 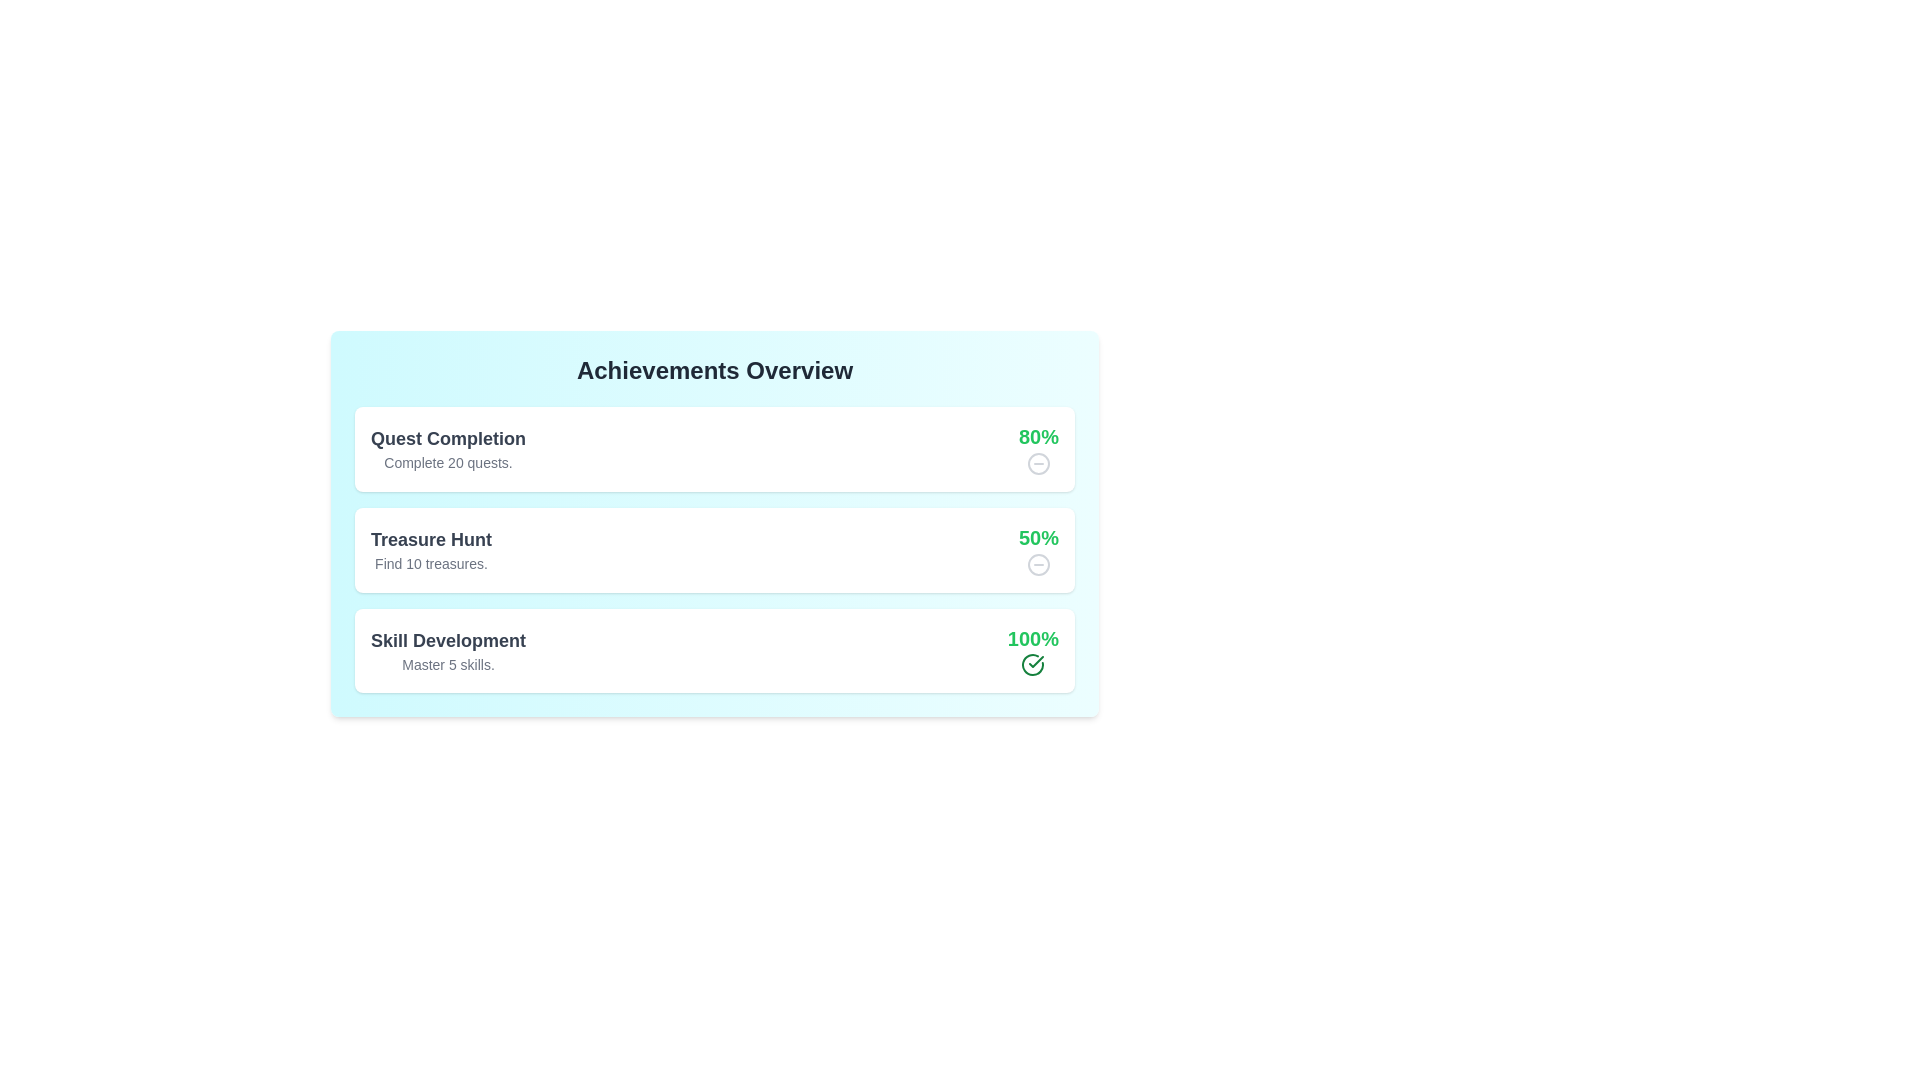 I want to click on text from the Text Block displaying 'Skill Development' and 'Master 5 skills.' which is the third achievement item in the 'Achievements Overview' section, so click(x=447, y=650).